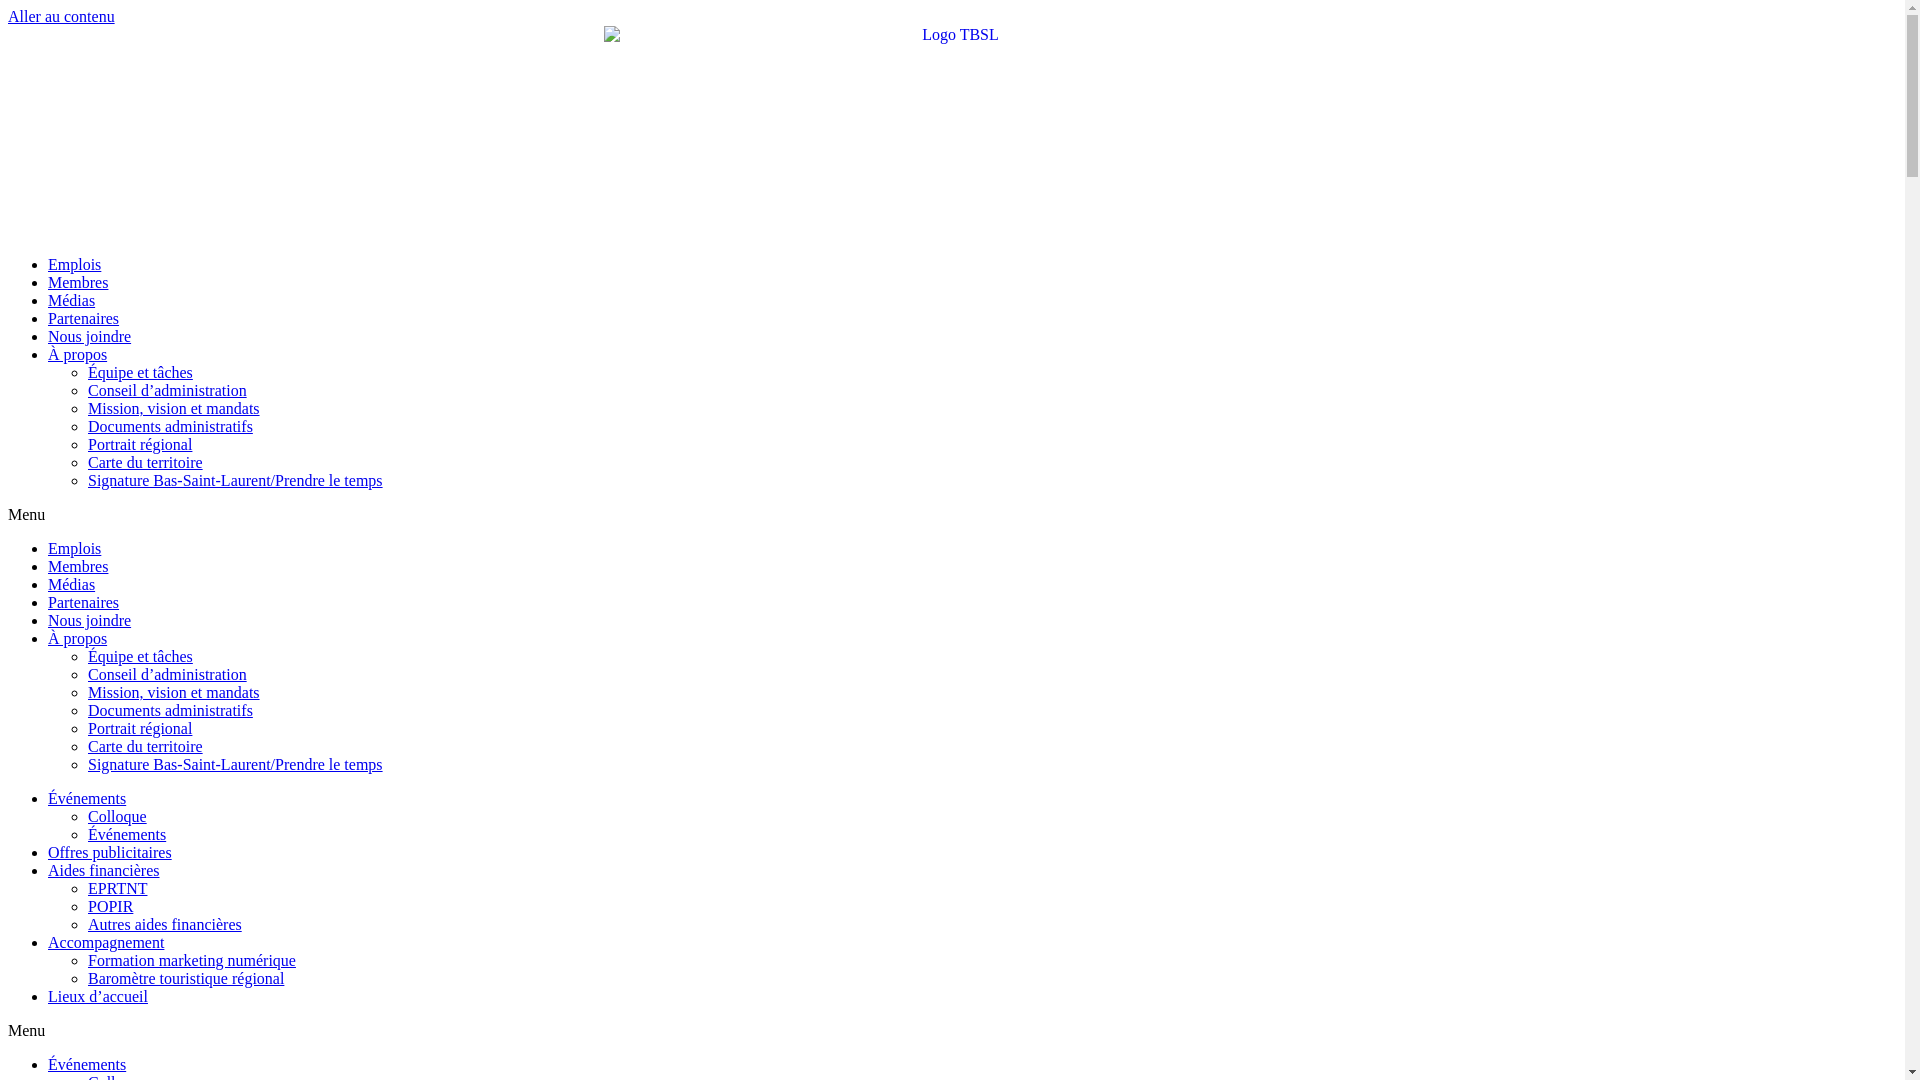 The width and height of the screenshot is (1920, 1080). I want to click on 'Offres publicitaires', so click(109, 852).